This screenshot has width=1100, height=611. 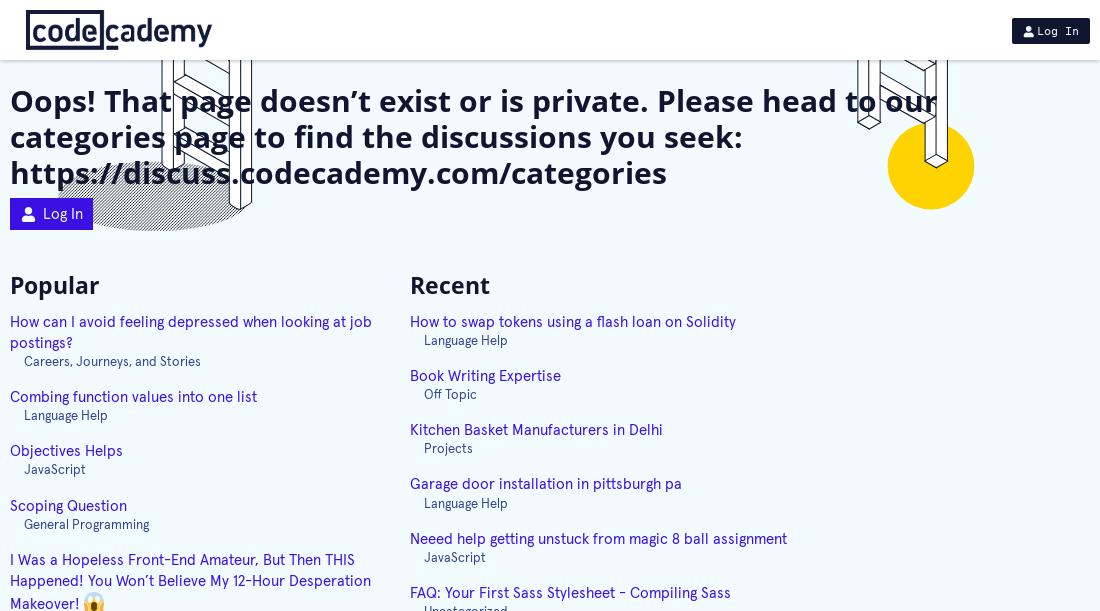 What do you see at coordinates (449, 394) in the screenshot?
I see `'Off Topic'` at bounding box center [449, 394].